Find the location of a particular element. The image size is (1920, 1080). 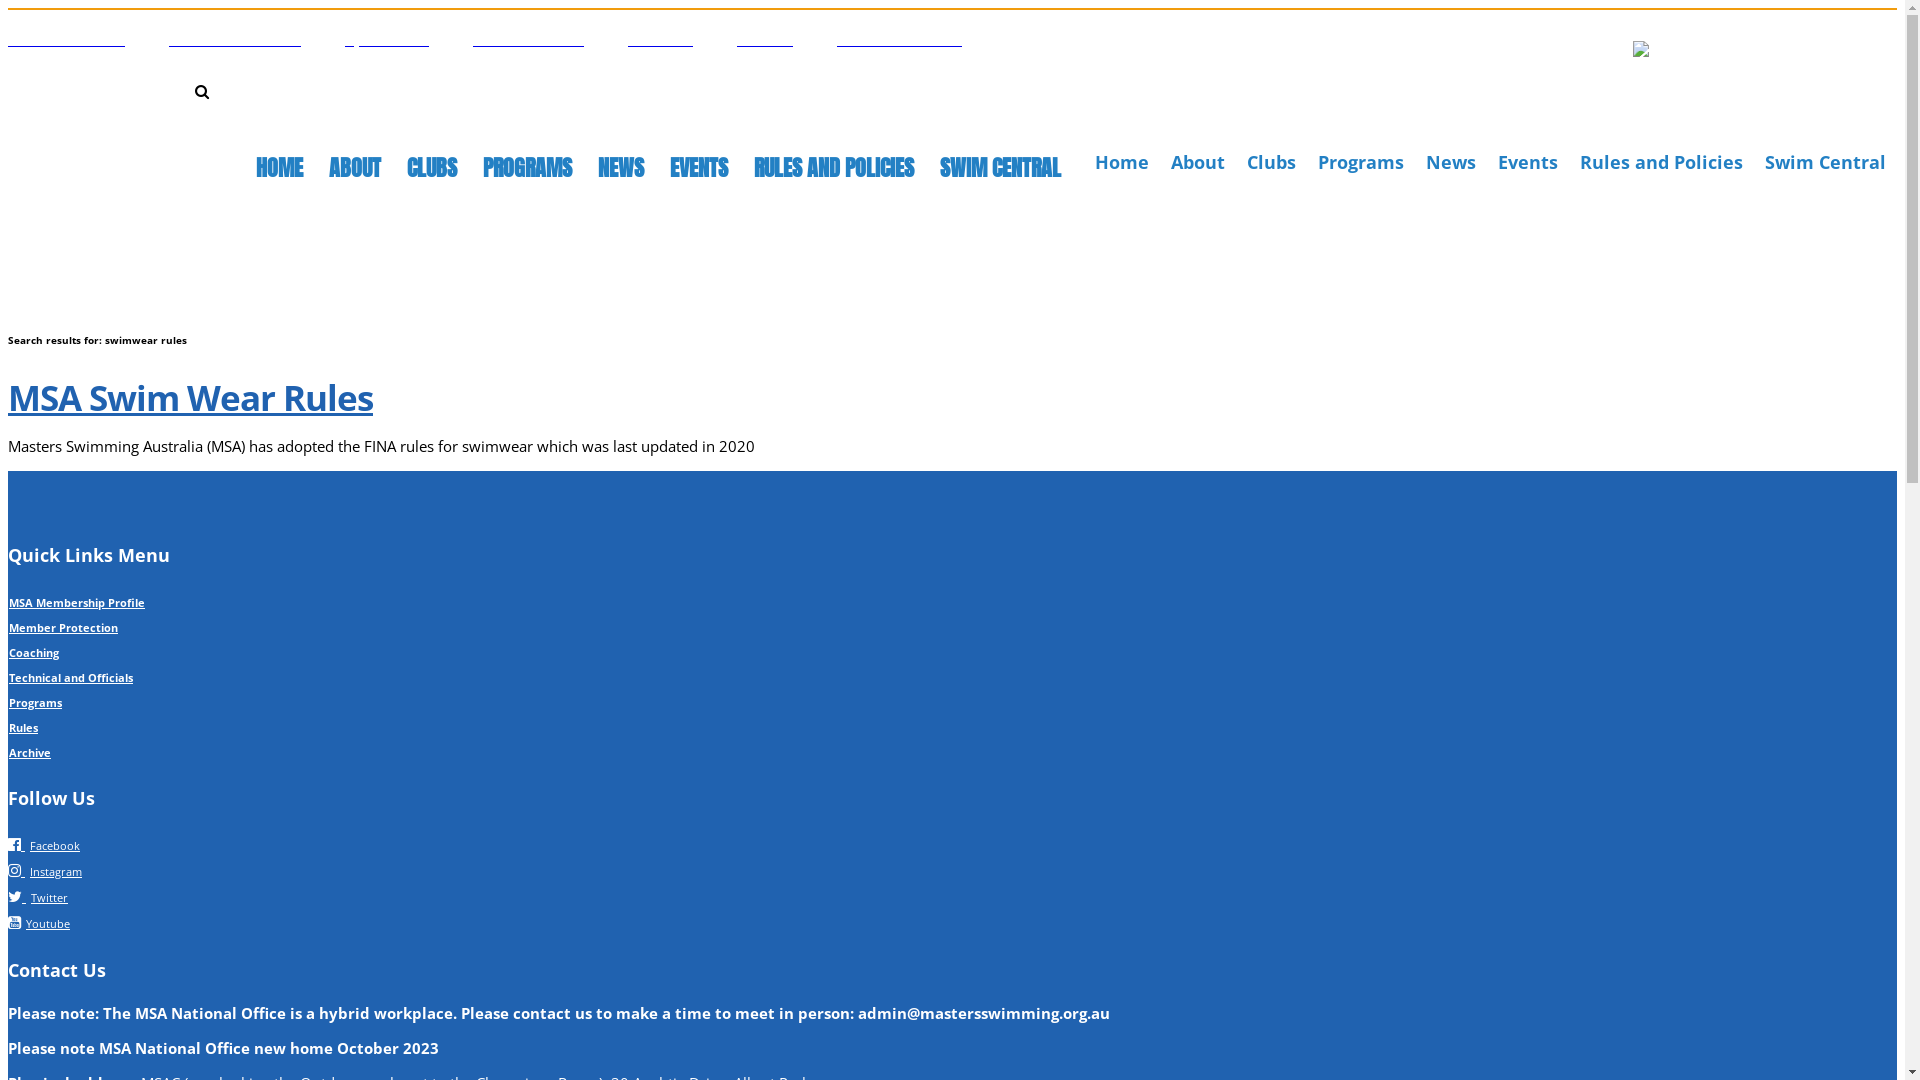

'Twitter' is located at coordinates (38, 894).